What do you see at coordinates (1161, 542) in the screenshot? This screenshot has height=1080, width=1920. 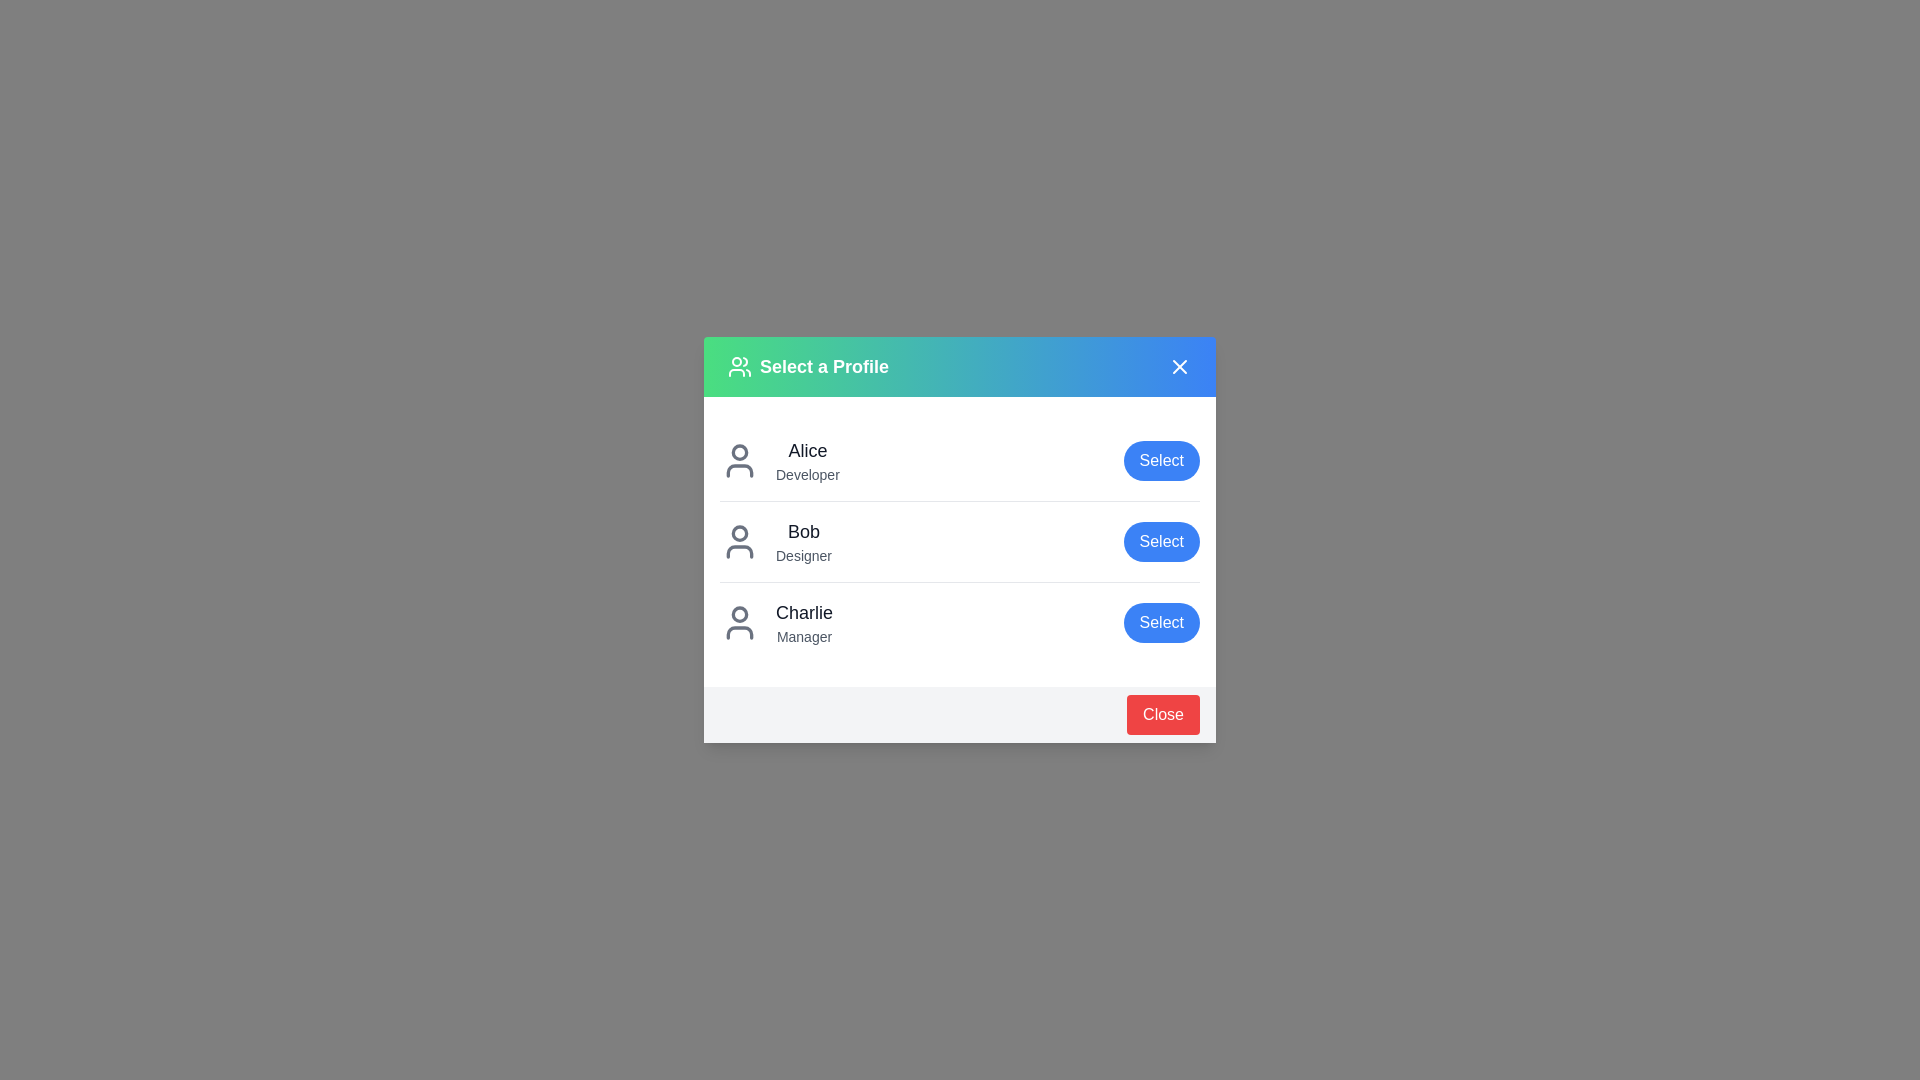 I see `the 'Select' button for the user profile Bob` at bounding box center [1161, 542].